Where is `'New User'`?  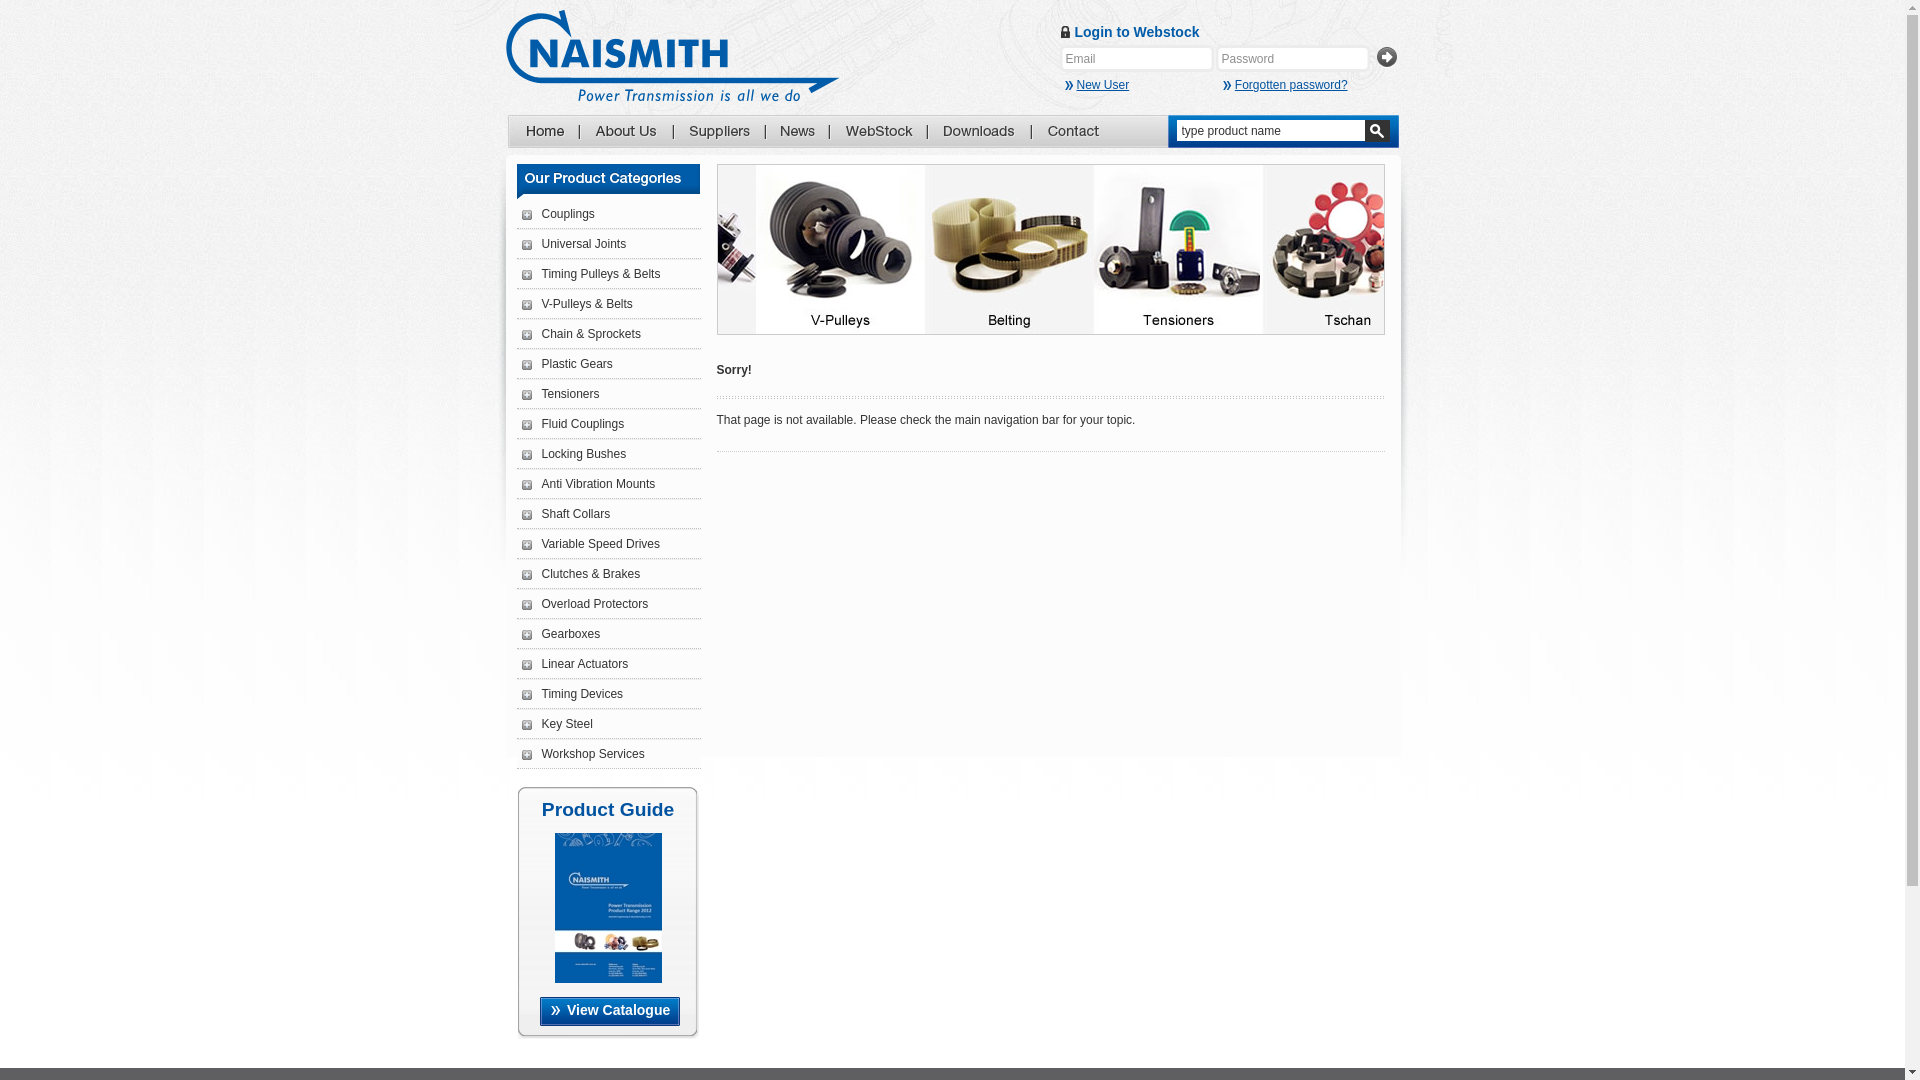 'New User' is located at coordinates (1140, 83).